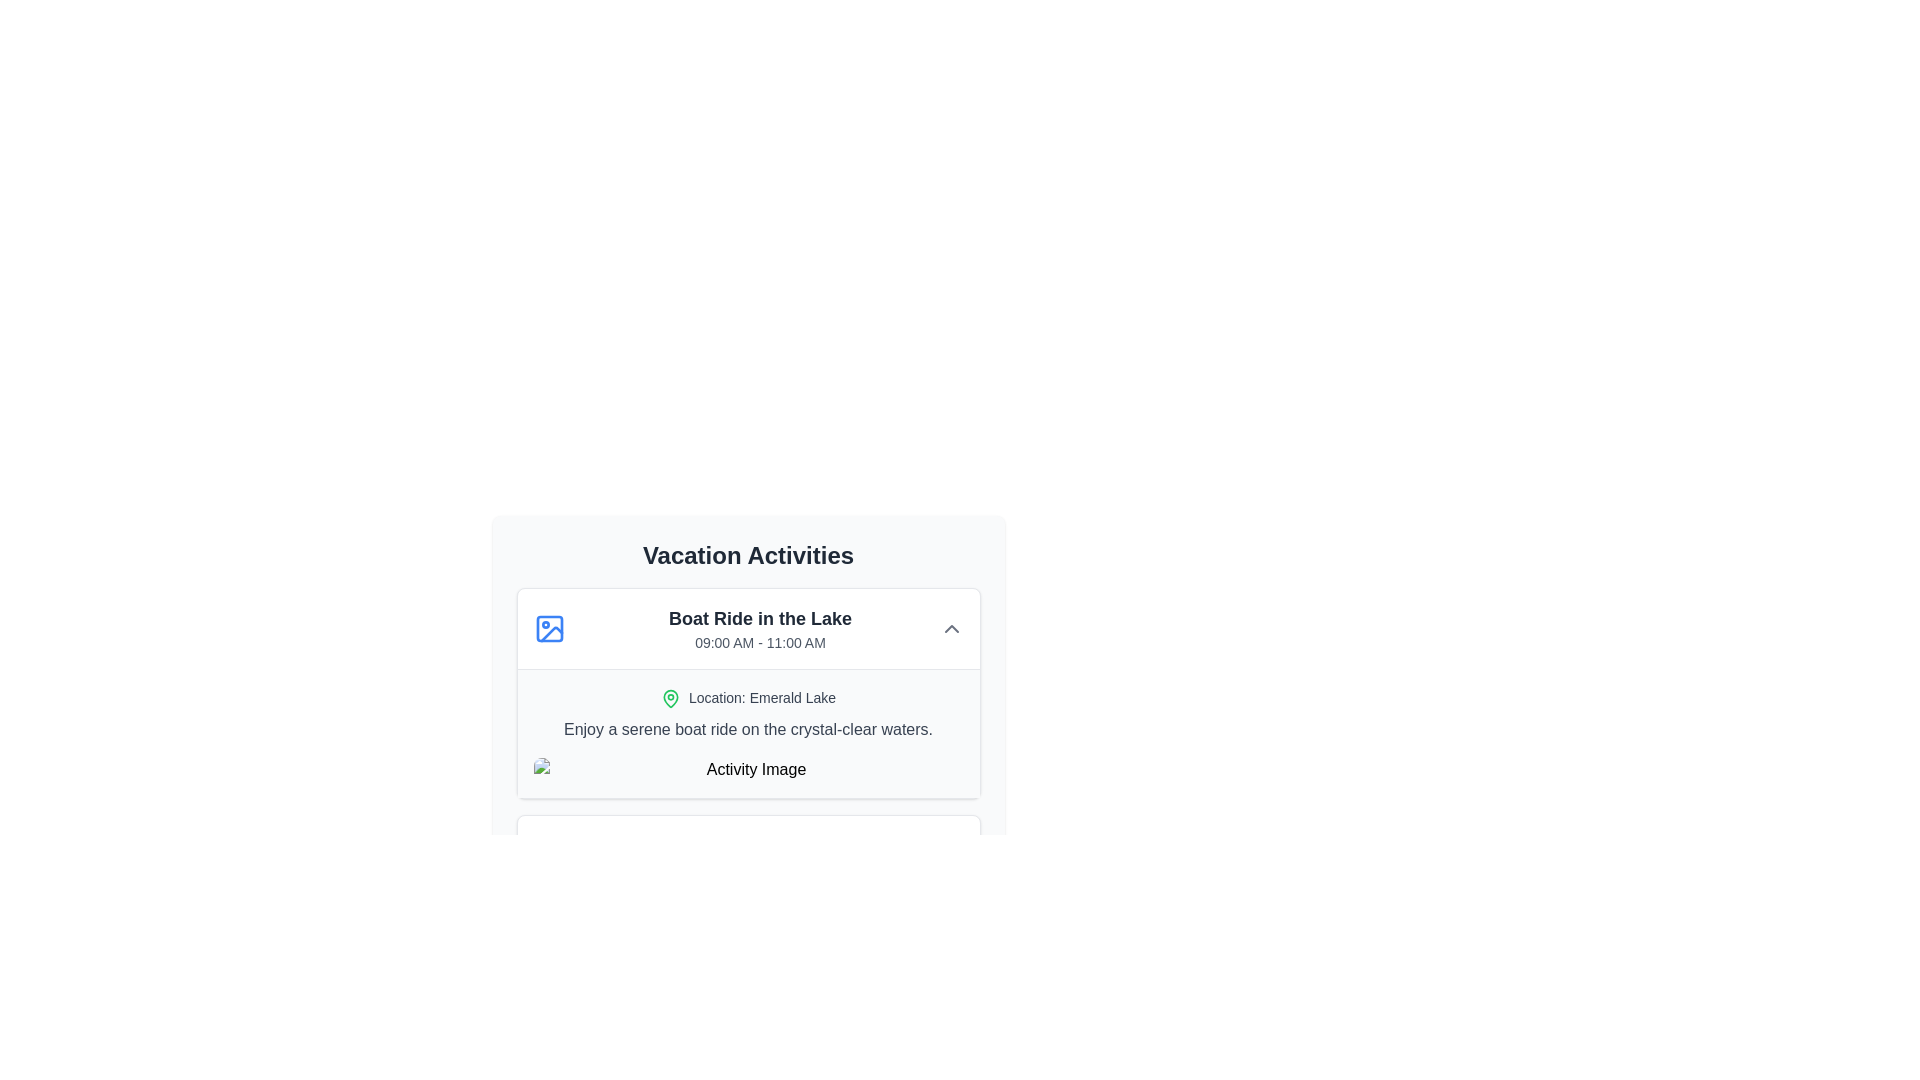  Describe the element at coordinates (950, 627) in the screenshot. I see `the upward-pointing gray chevron icon located at the top-right corner of the 'Boat Ride in the Lake' activity card header` at that location.